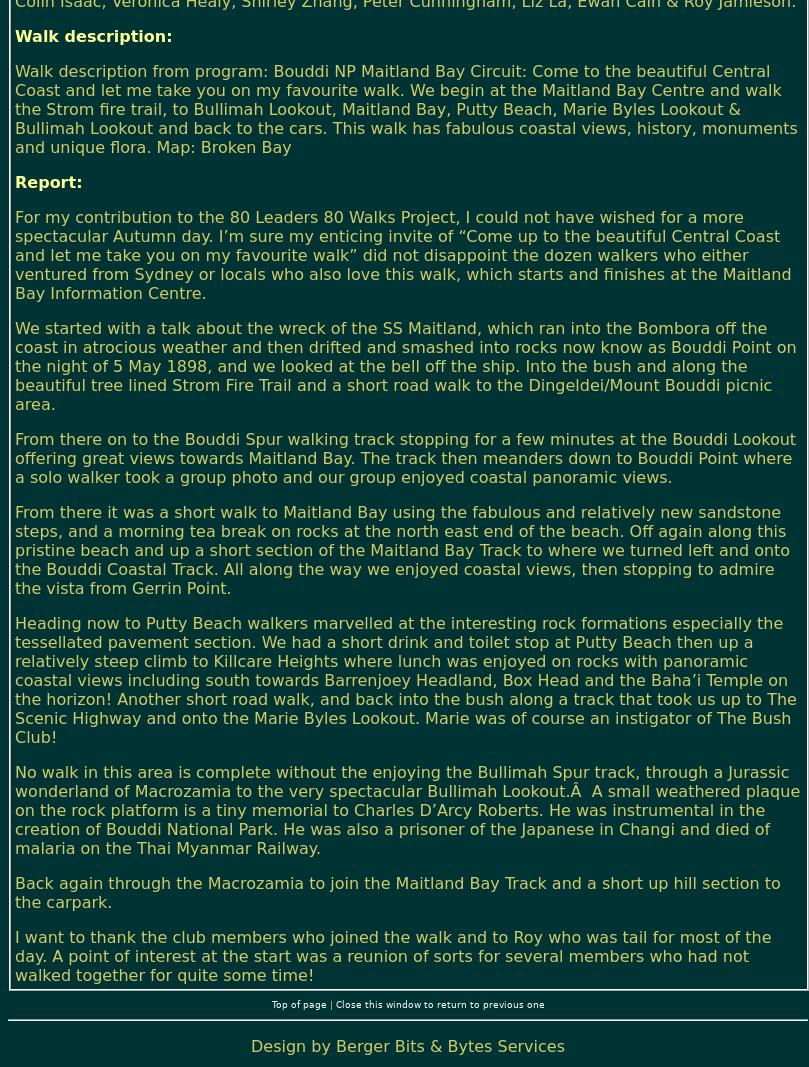 This screenshot has width=809, height=1067. I want to click on 'Close 
    this window to return to previous one', so click(438, 1004).